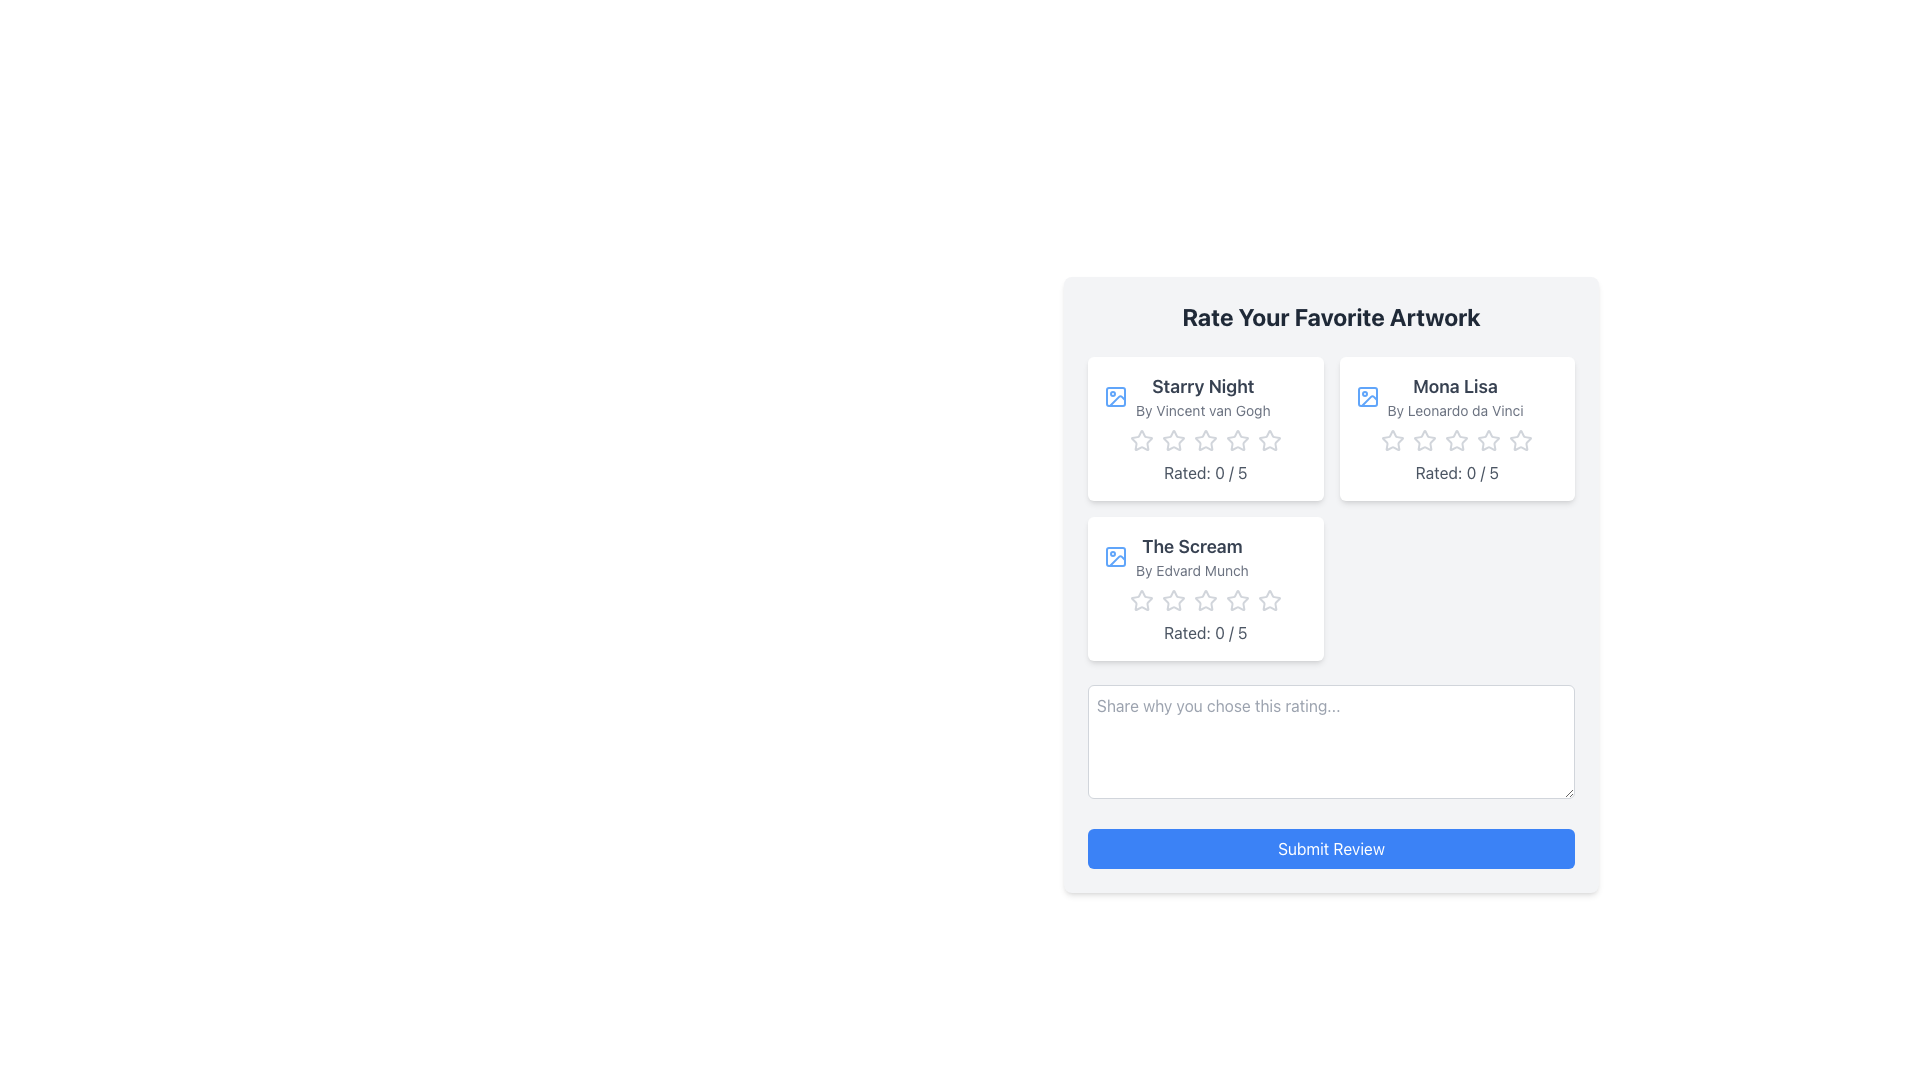  I want to click on the third star in the rating system under the artwork 'The Scream' to rate it, so click(1141, 599).